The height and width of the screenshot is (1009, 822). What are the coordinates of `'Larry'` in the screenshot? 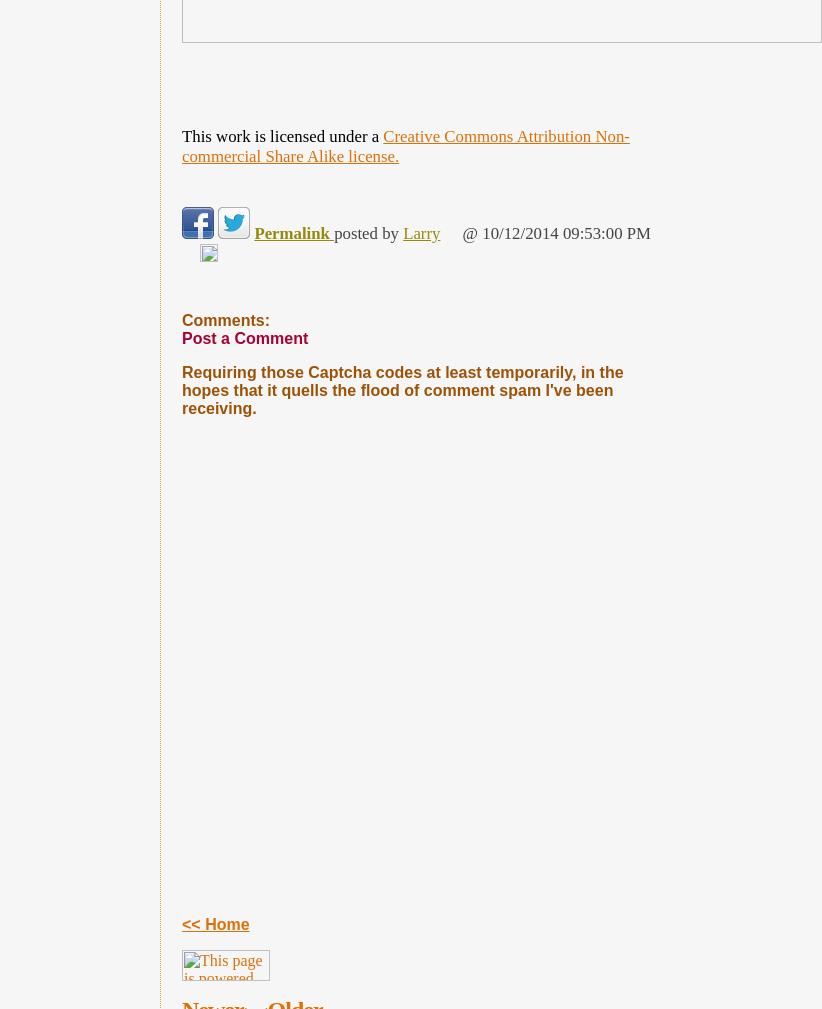 It's located at (403, 232).